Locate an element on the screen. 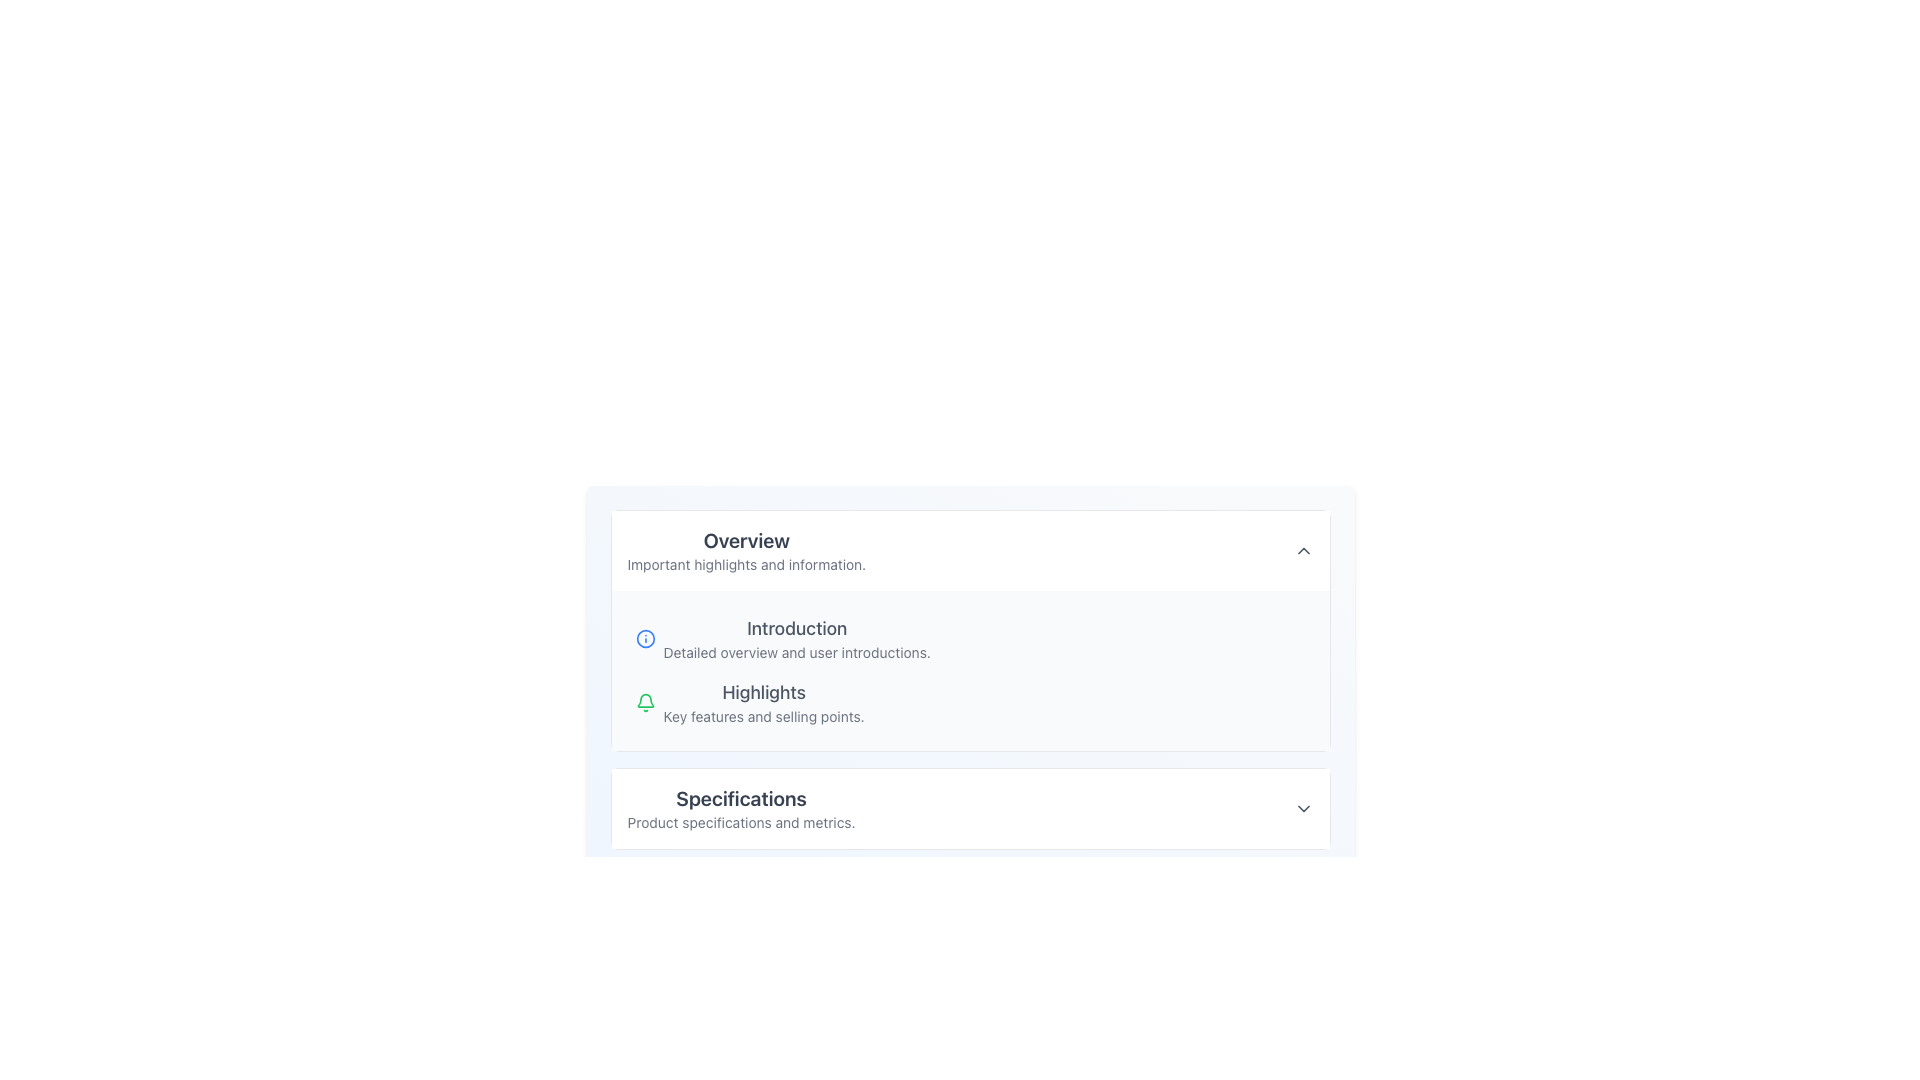 Image resolution: width=1920 pixels, height=1080 pixels. the icon located in the 'Highlights' section, which is the first component in the row to the left of the text 'Highlights' and 'Key features and selling points' is located at coordinates (645, 701).